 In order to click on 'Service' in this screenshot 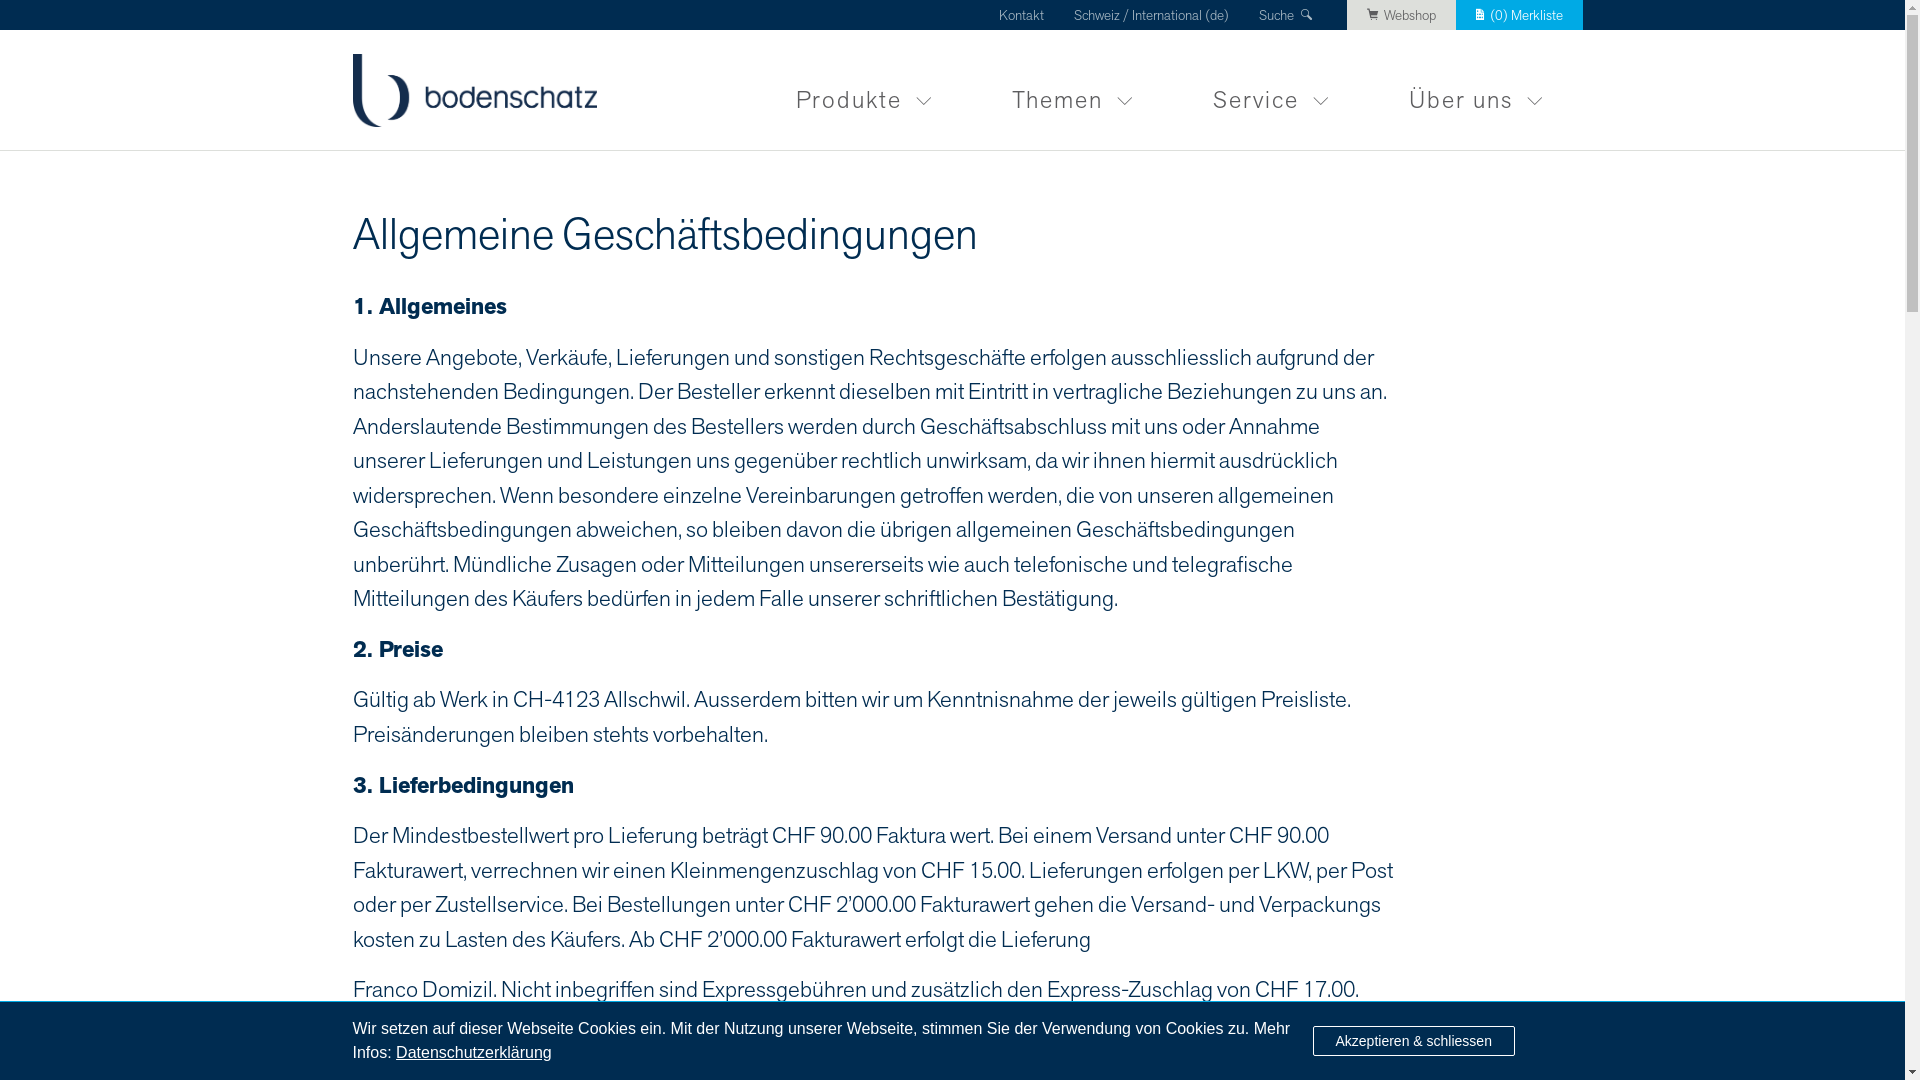, I will do `click(1171, 88)`.